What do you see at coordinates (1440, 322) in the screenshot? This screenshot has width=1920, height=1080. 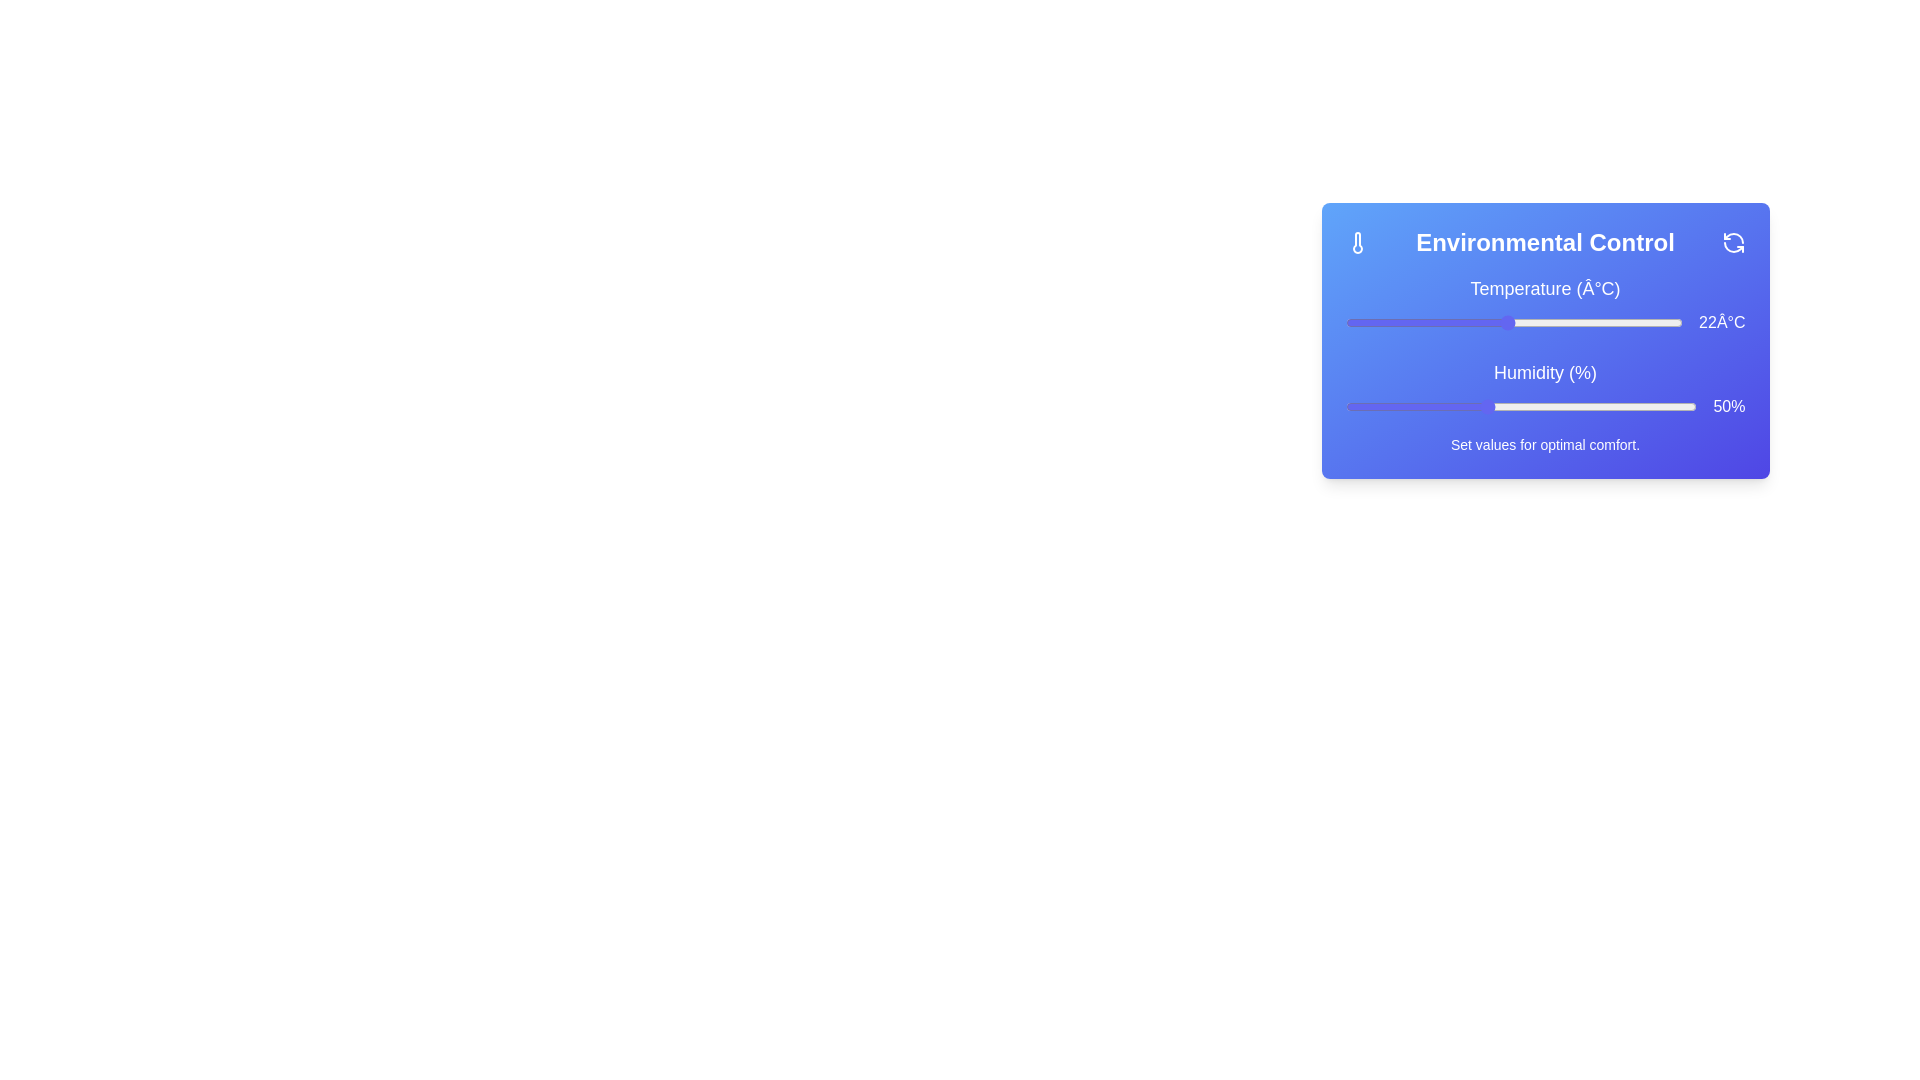 I see `the temperature slider to set the temperature to 17°C` at bounding box center [1440, 322].